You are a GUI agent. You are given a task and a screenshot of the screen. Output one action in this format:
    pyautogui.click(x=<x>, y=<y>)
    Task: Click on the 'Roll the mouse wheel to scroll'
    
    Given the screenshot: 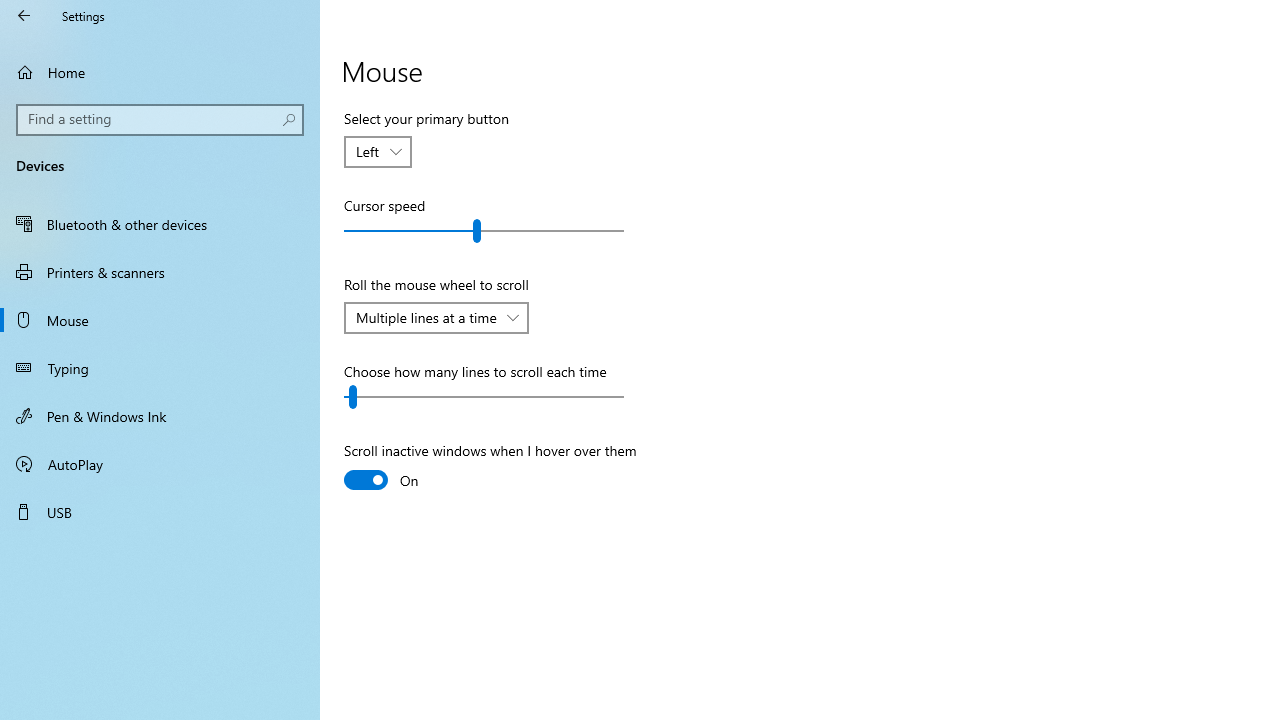 What is the action you would take?
    pyautogui.click(x=435, y=316)
    